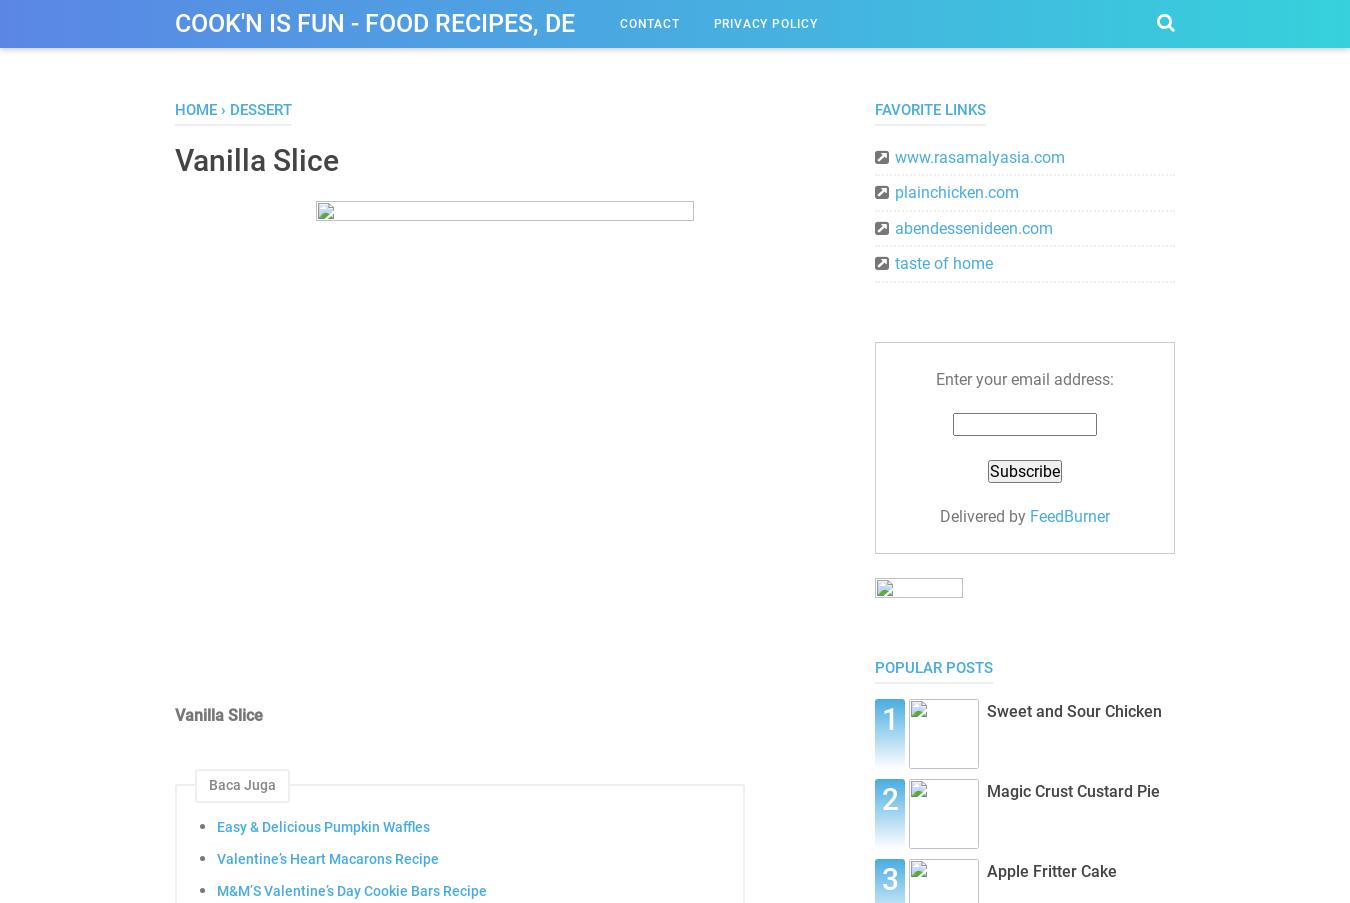 The height and width of the screenshot is (903, 1350). What do you see at coordinates (1052, 870) in the screenshot?
I see `'Apple Fritter Cake'` at bounding box center [1052, 870].